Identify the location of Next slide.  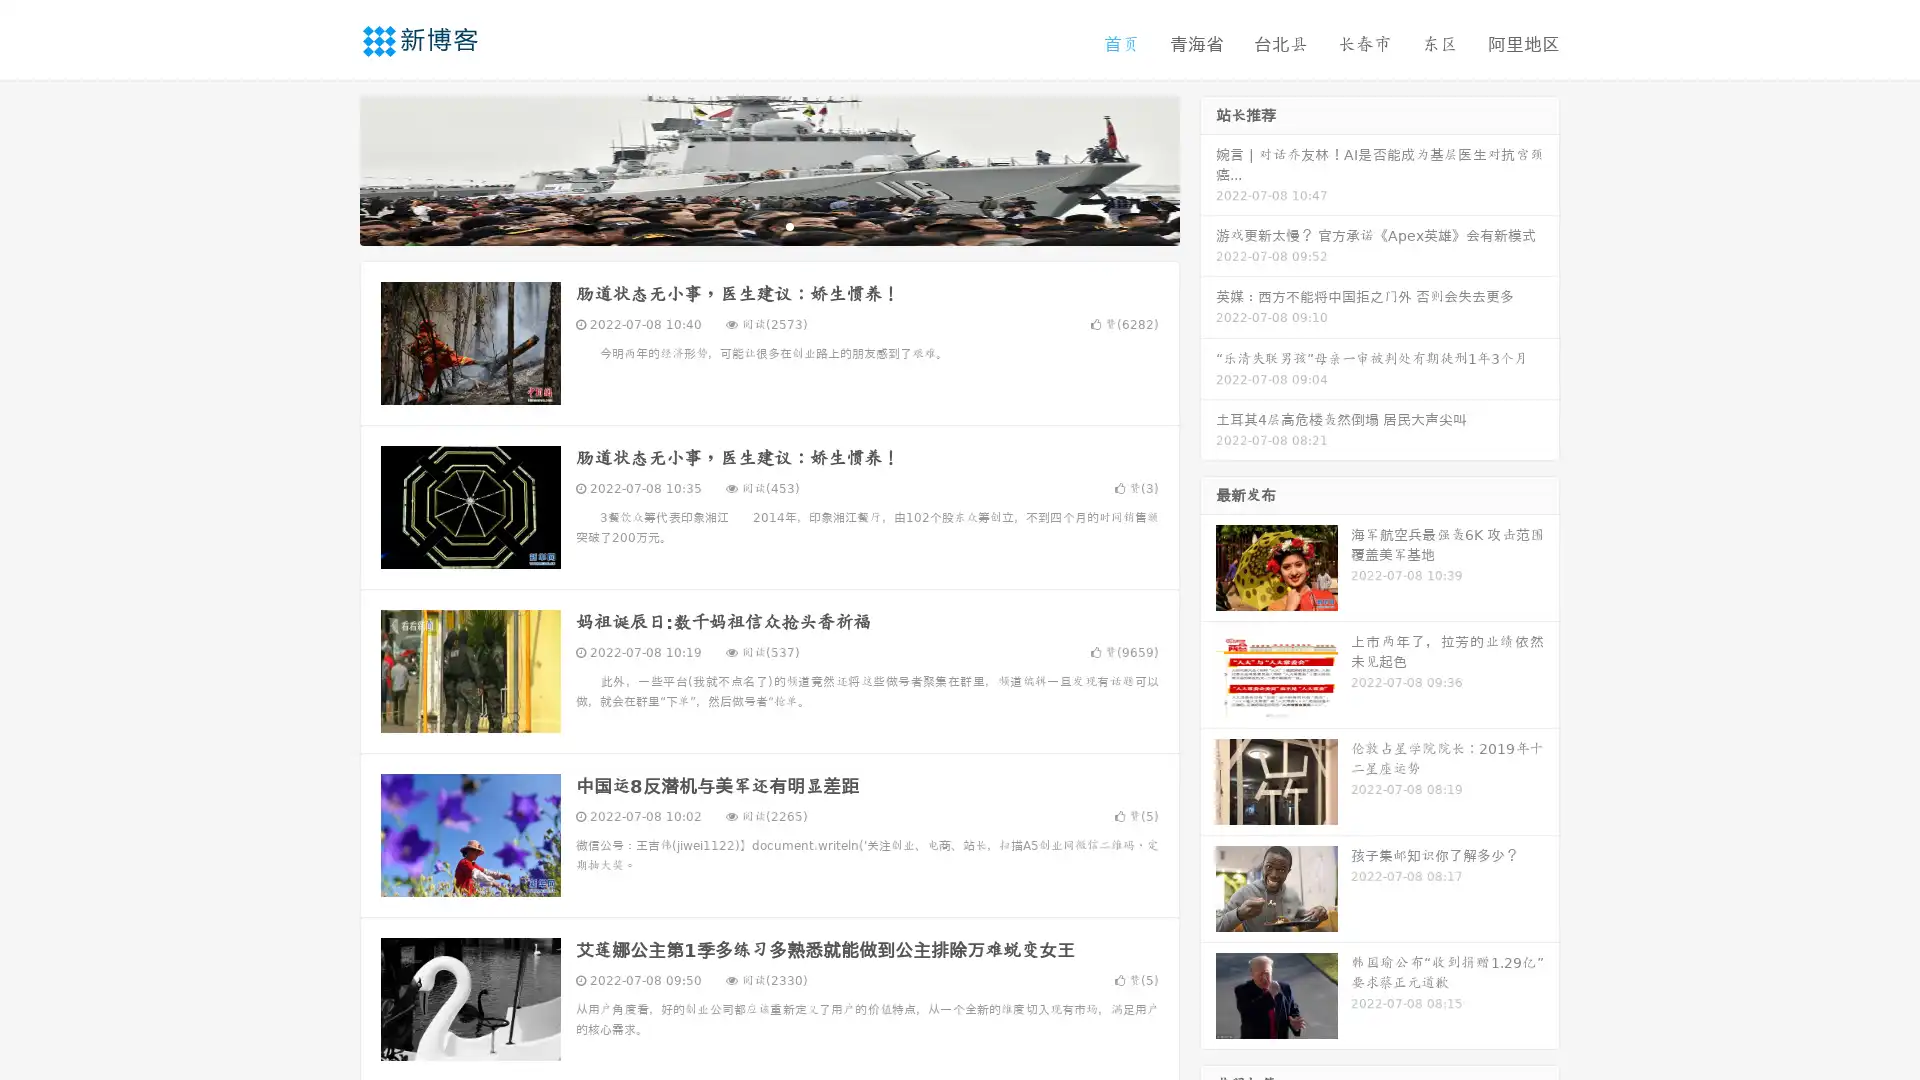
(1208, 168).